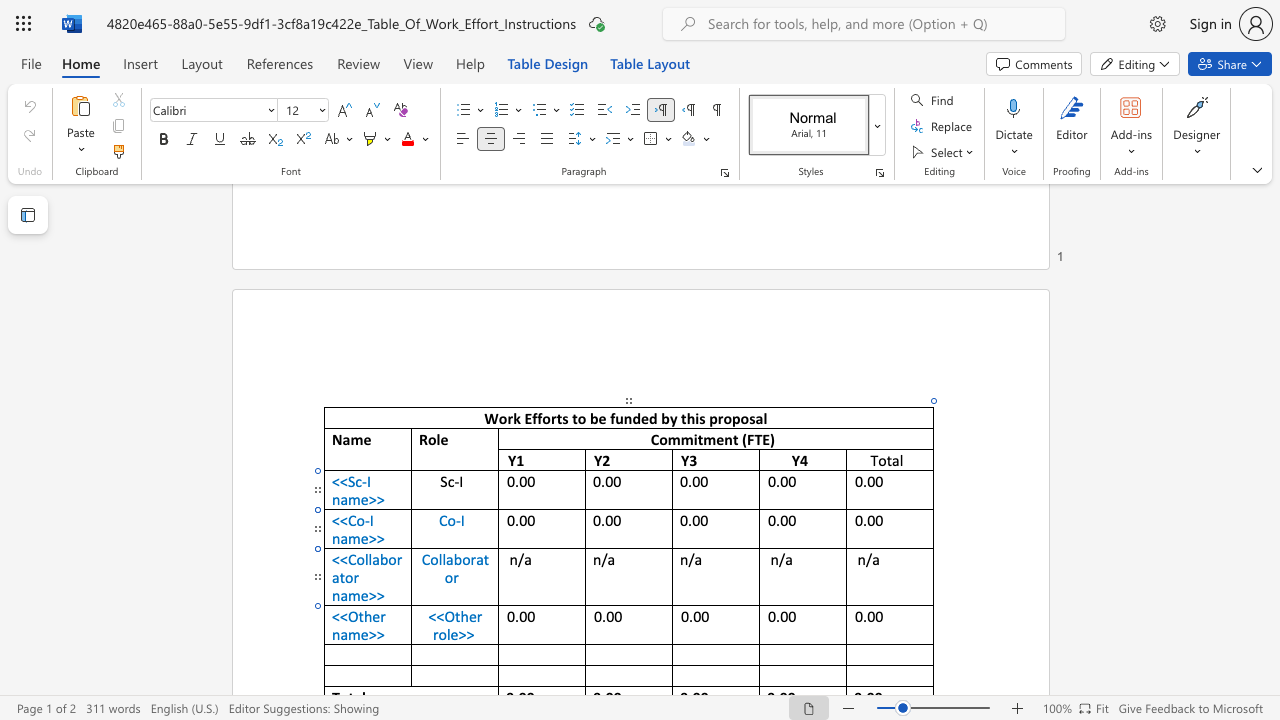 The image size is (1280, 720). Describe the element at coordinates (359, 634) in the screenshot. I see `the space between the continuous character "m" and "e" in the text` at that location.